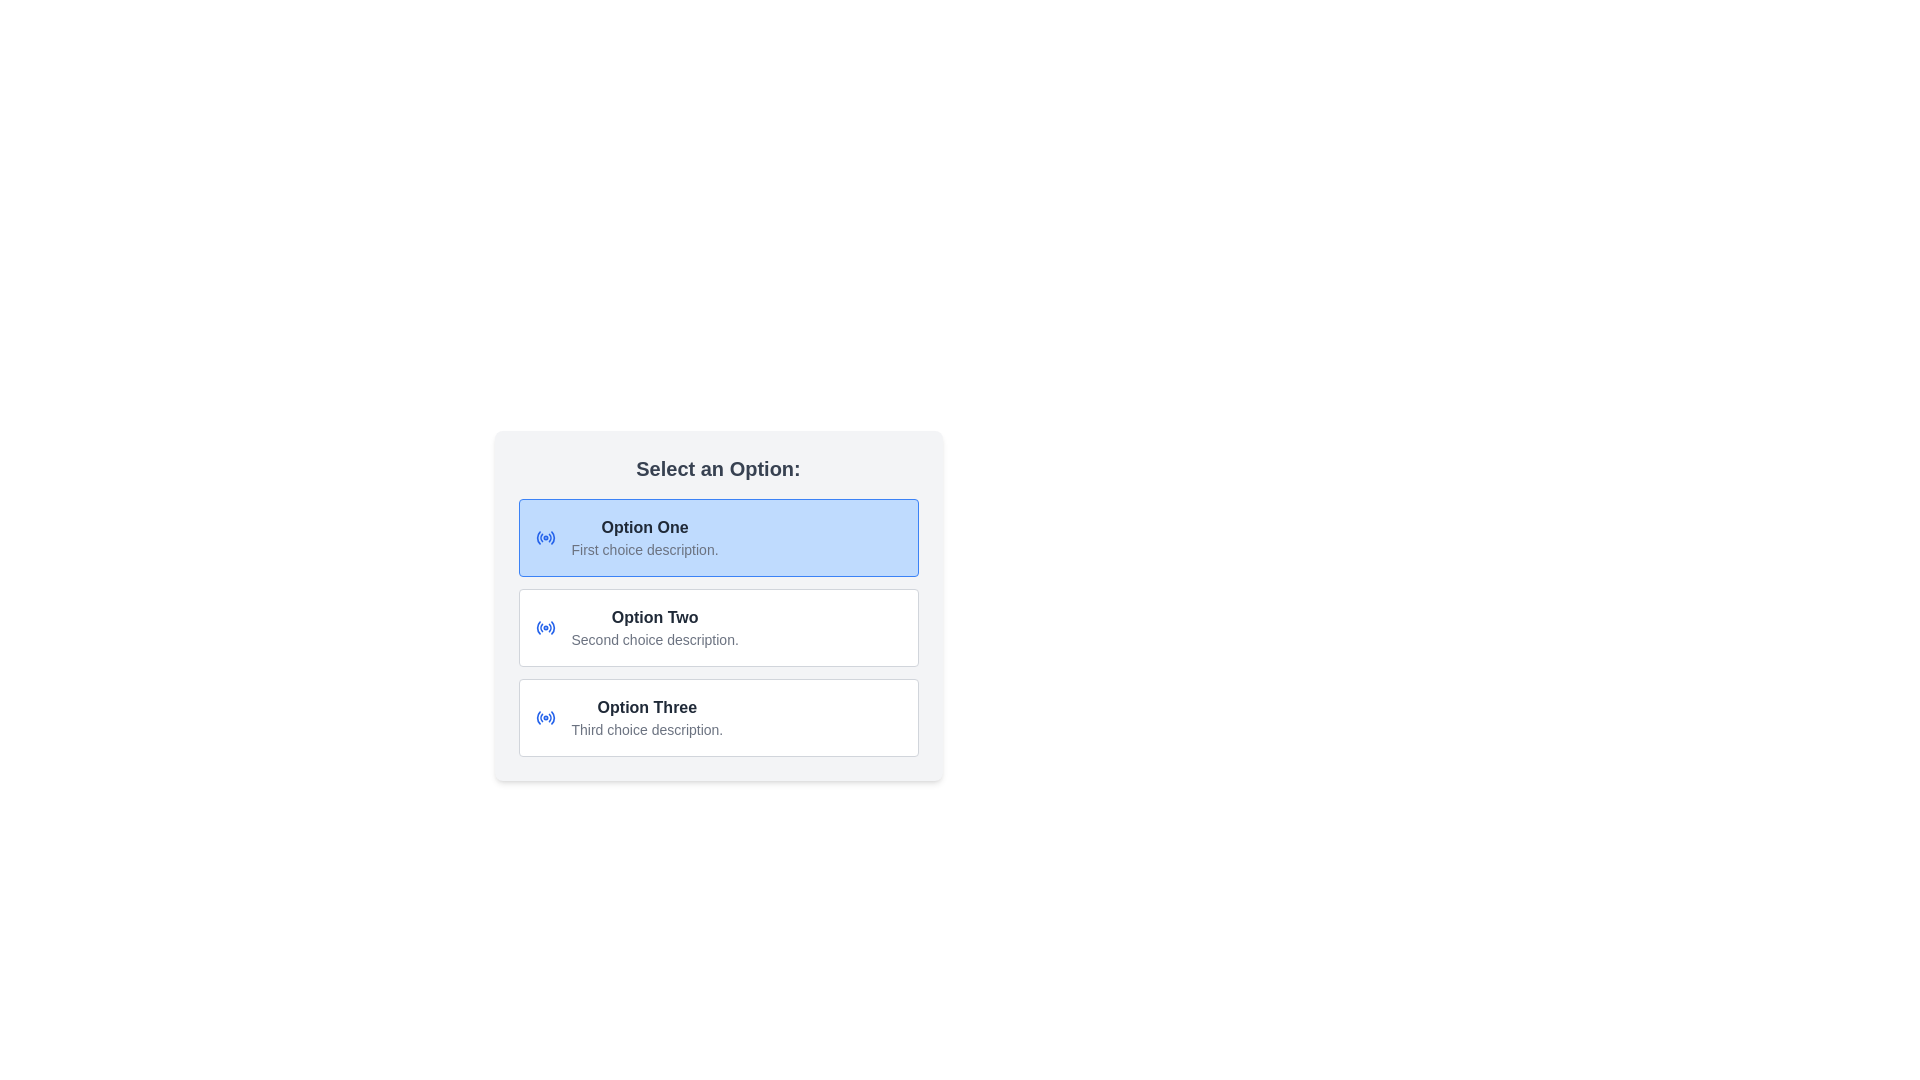  I want to click on to select the first option in the Radio Button Group, which has a light blue background and contains the title 'Option One', so click(718, 536).